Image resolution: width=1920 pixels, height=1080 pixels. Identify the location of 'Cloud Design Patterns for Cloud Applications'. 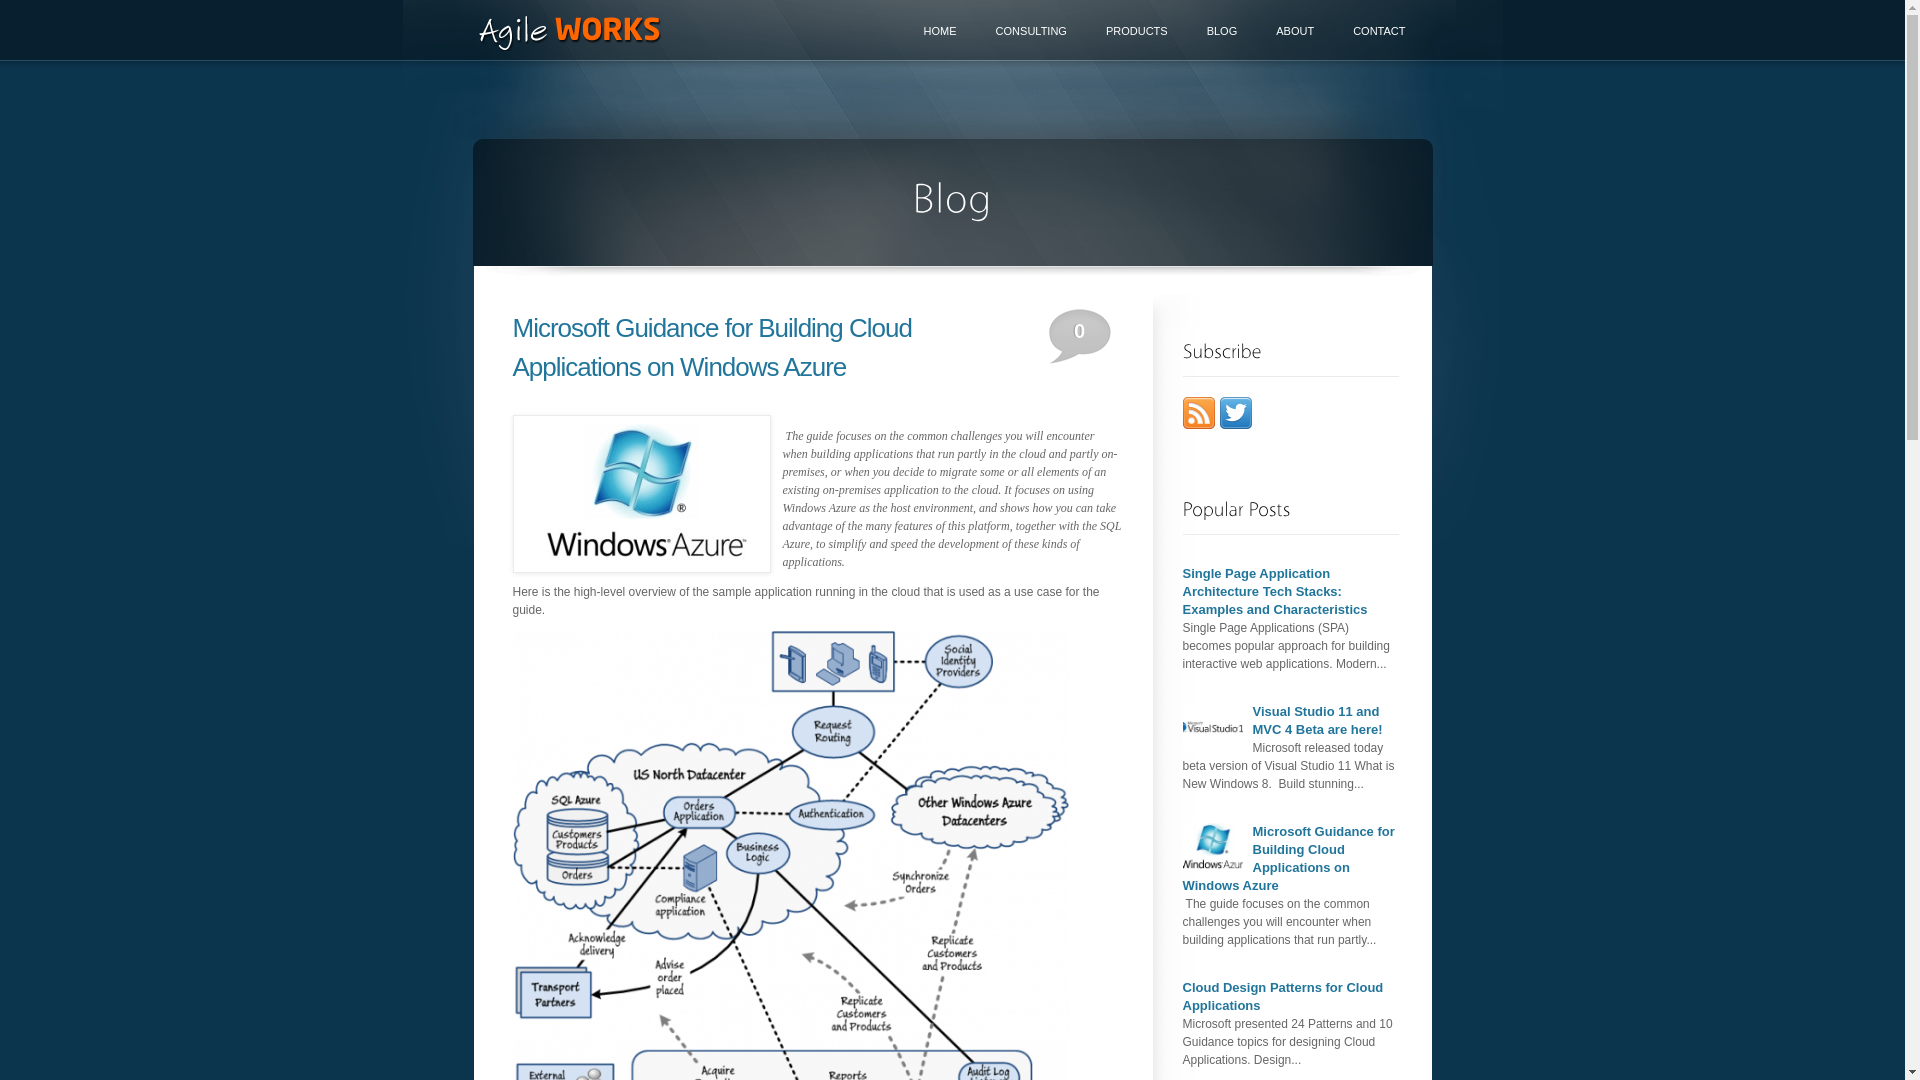
(1282, 996).